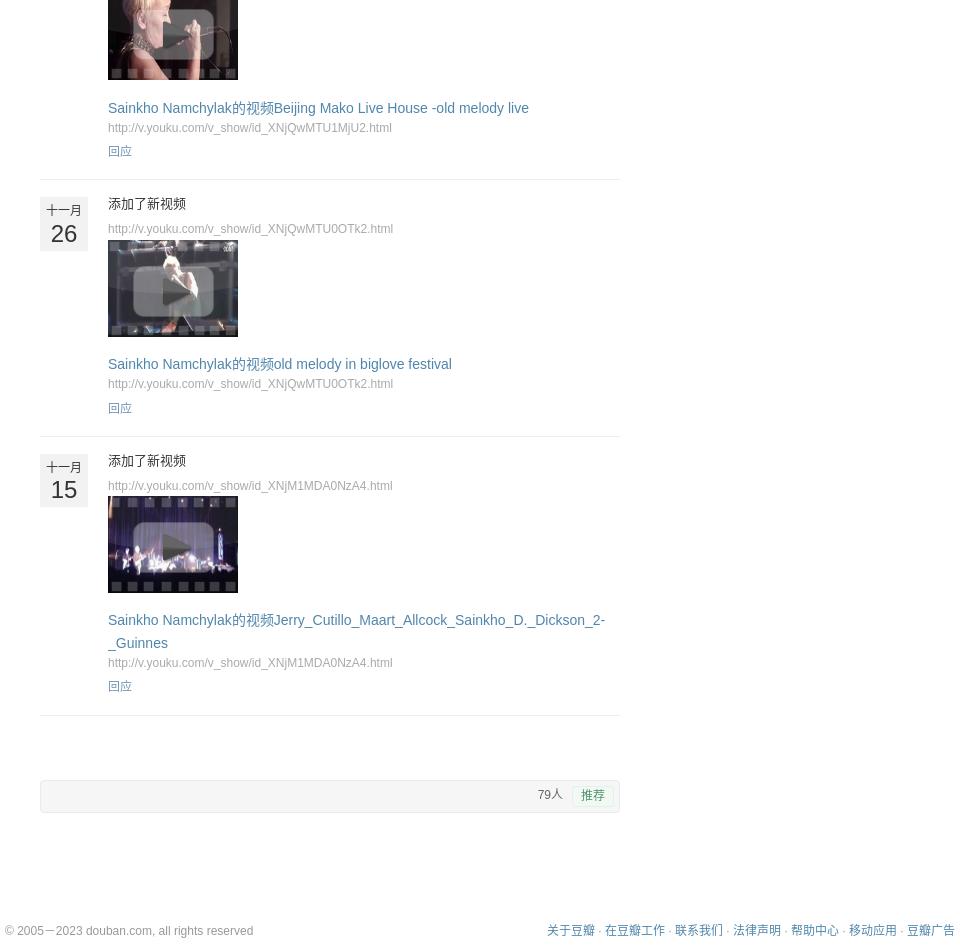  Describe the element at coordinates (63, 232) in the screenshot. I see `'26'` at that location.